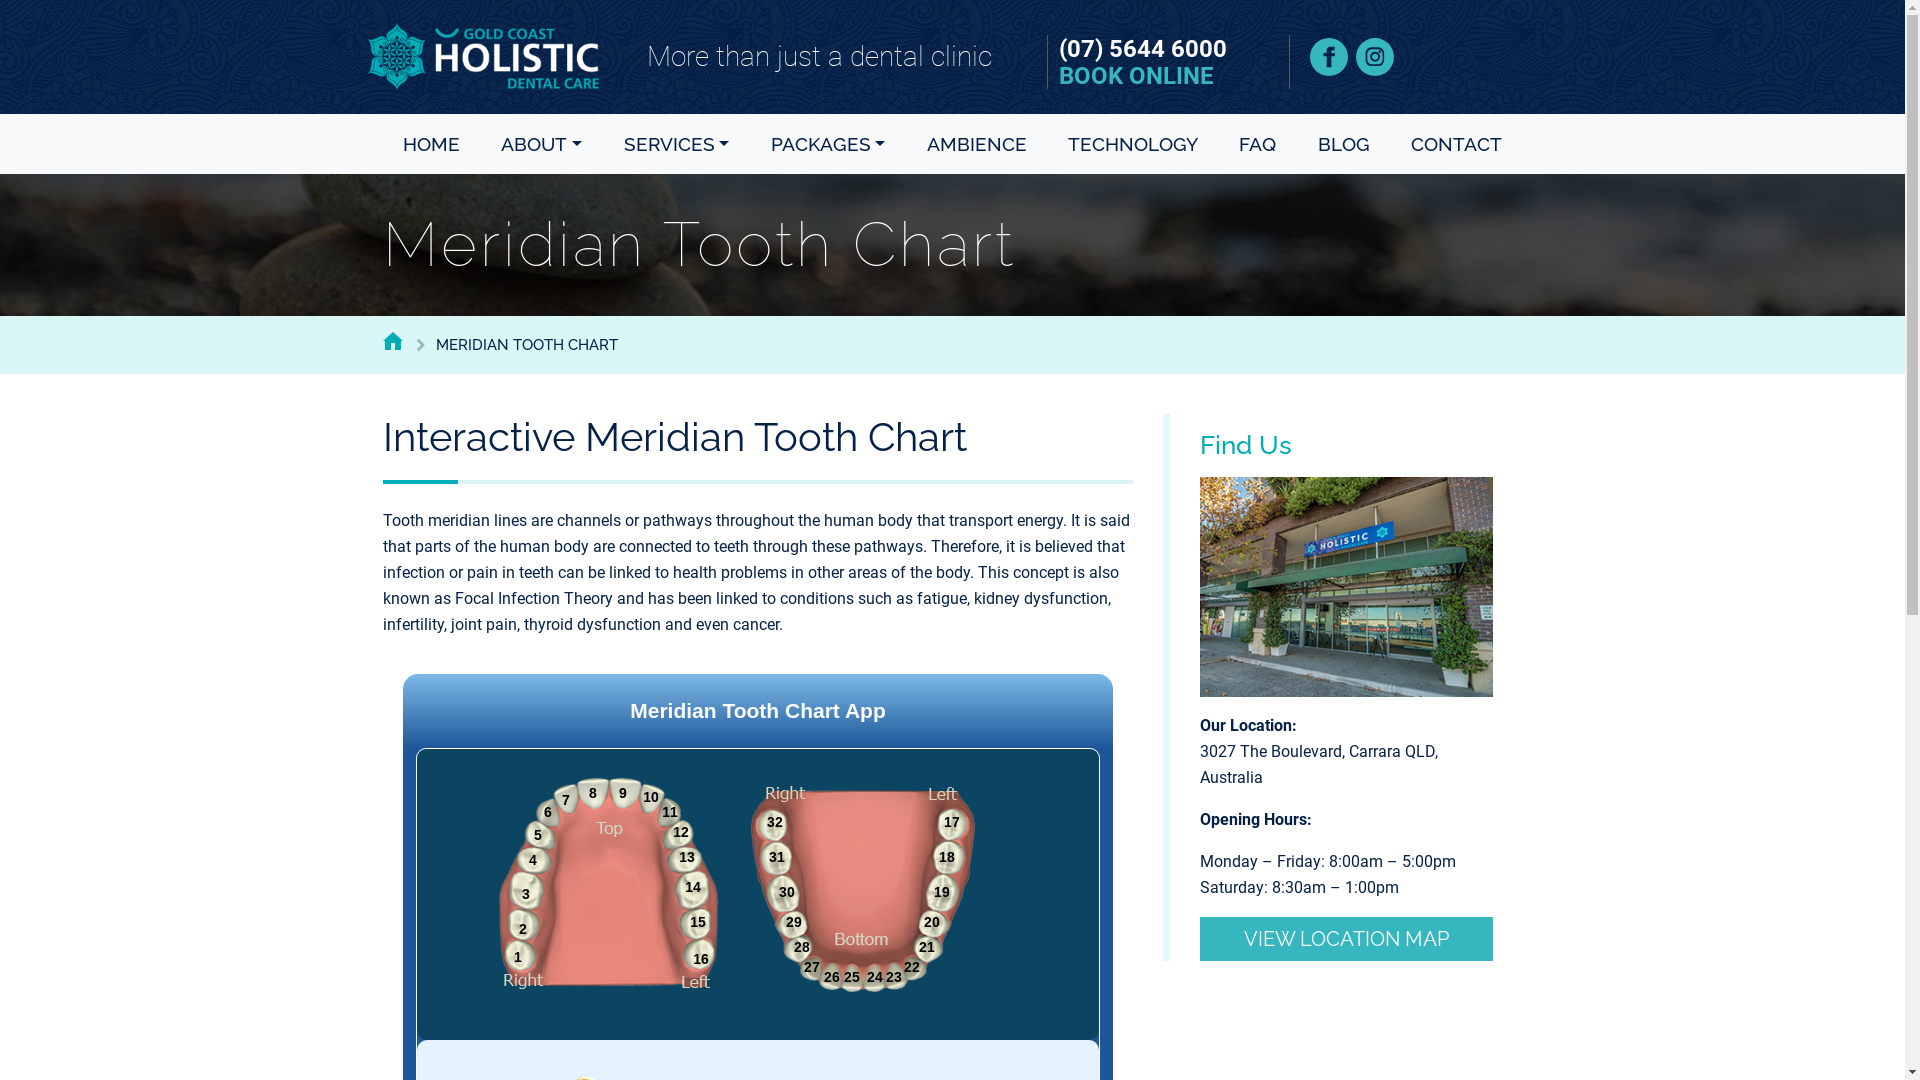  Describe the element at coordinates (1136, 75) in the screenshot. I see `'BOOK ONLINE'` at that location.